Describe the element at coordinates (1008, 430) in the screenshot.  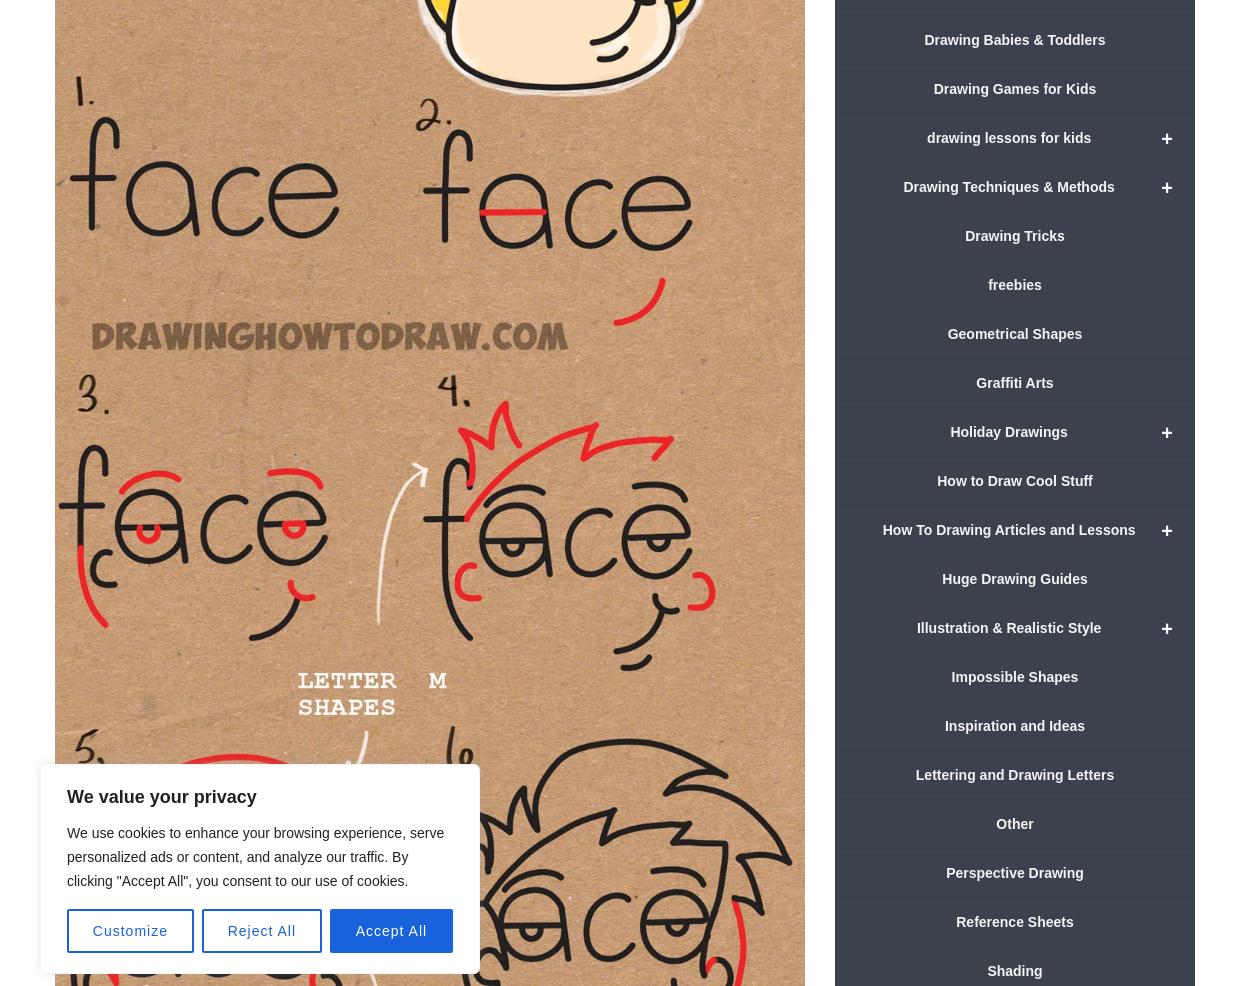
I see `'Holiday Drawings'` at that location.